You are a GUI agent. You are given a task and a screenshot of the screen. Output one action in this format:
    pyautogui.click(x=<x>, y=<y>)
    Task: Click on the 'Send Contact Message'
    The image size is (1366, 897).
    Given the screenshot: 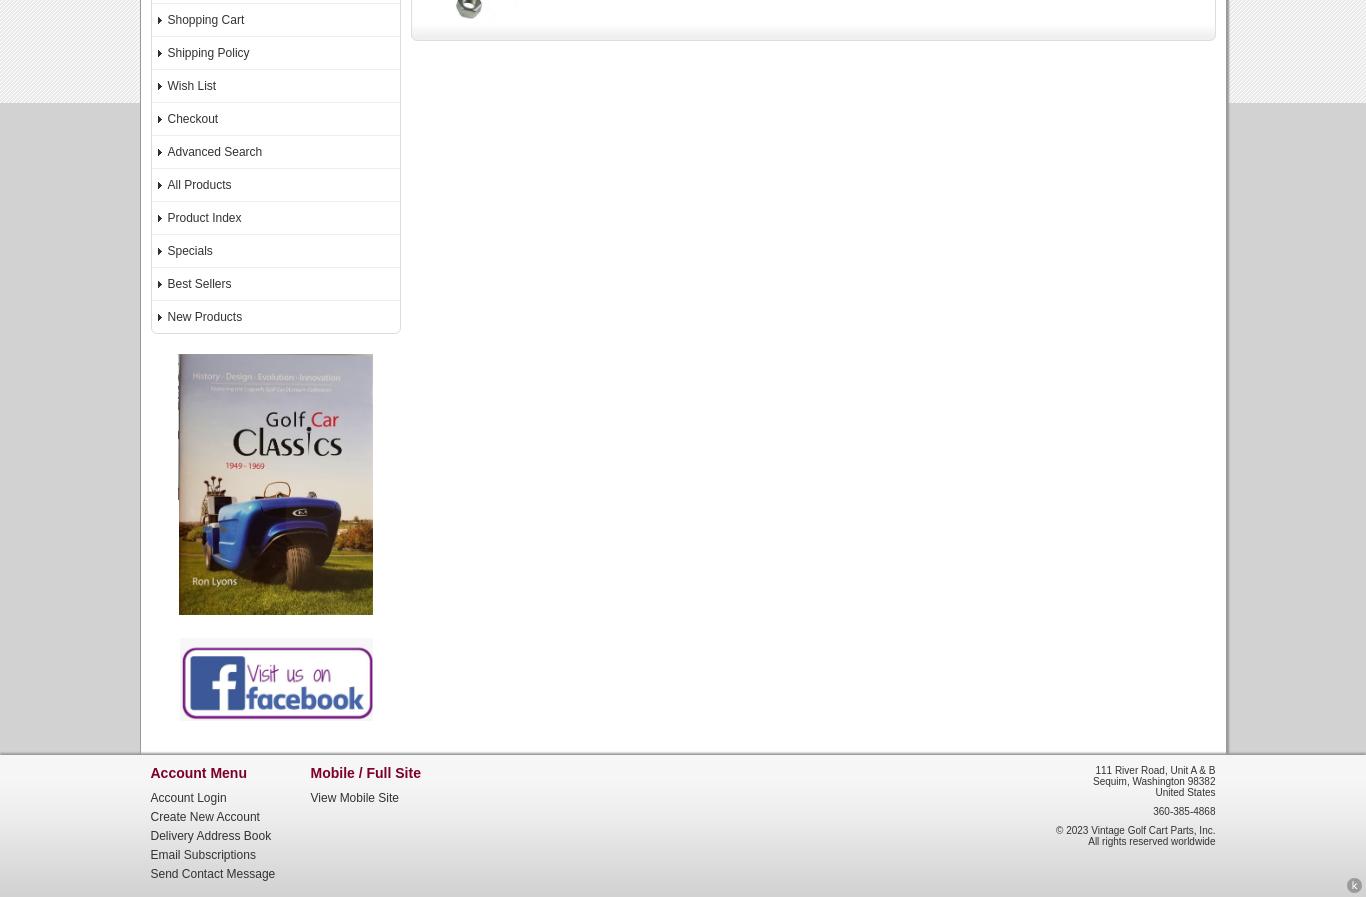 What is the action you would take?
    pyautogui.click(x=211, y=874)
    